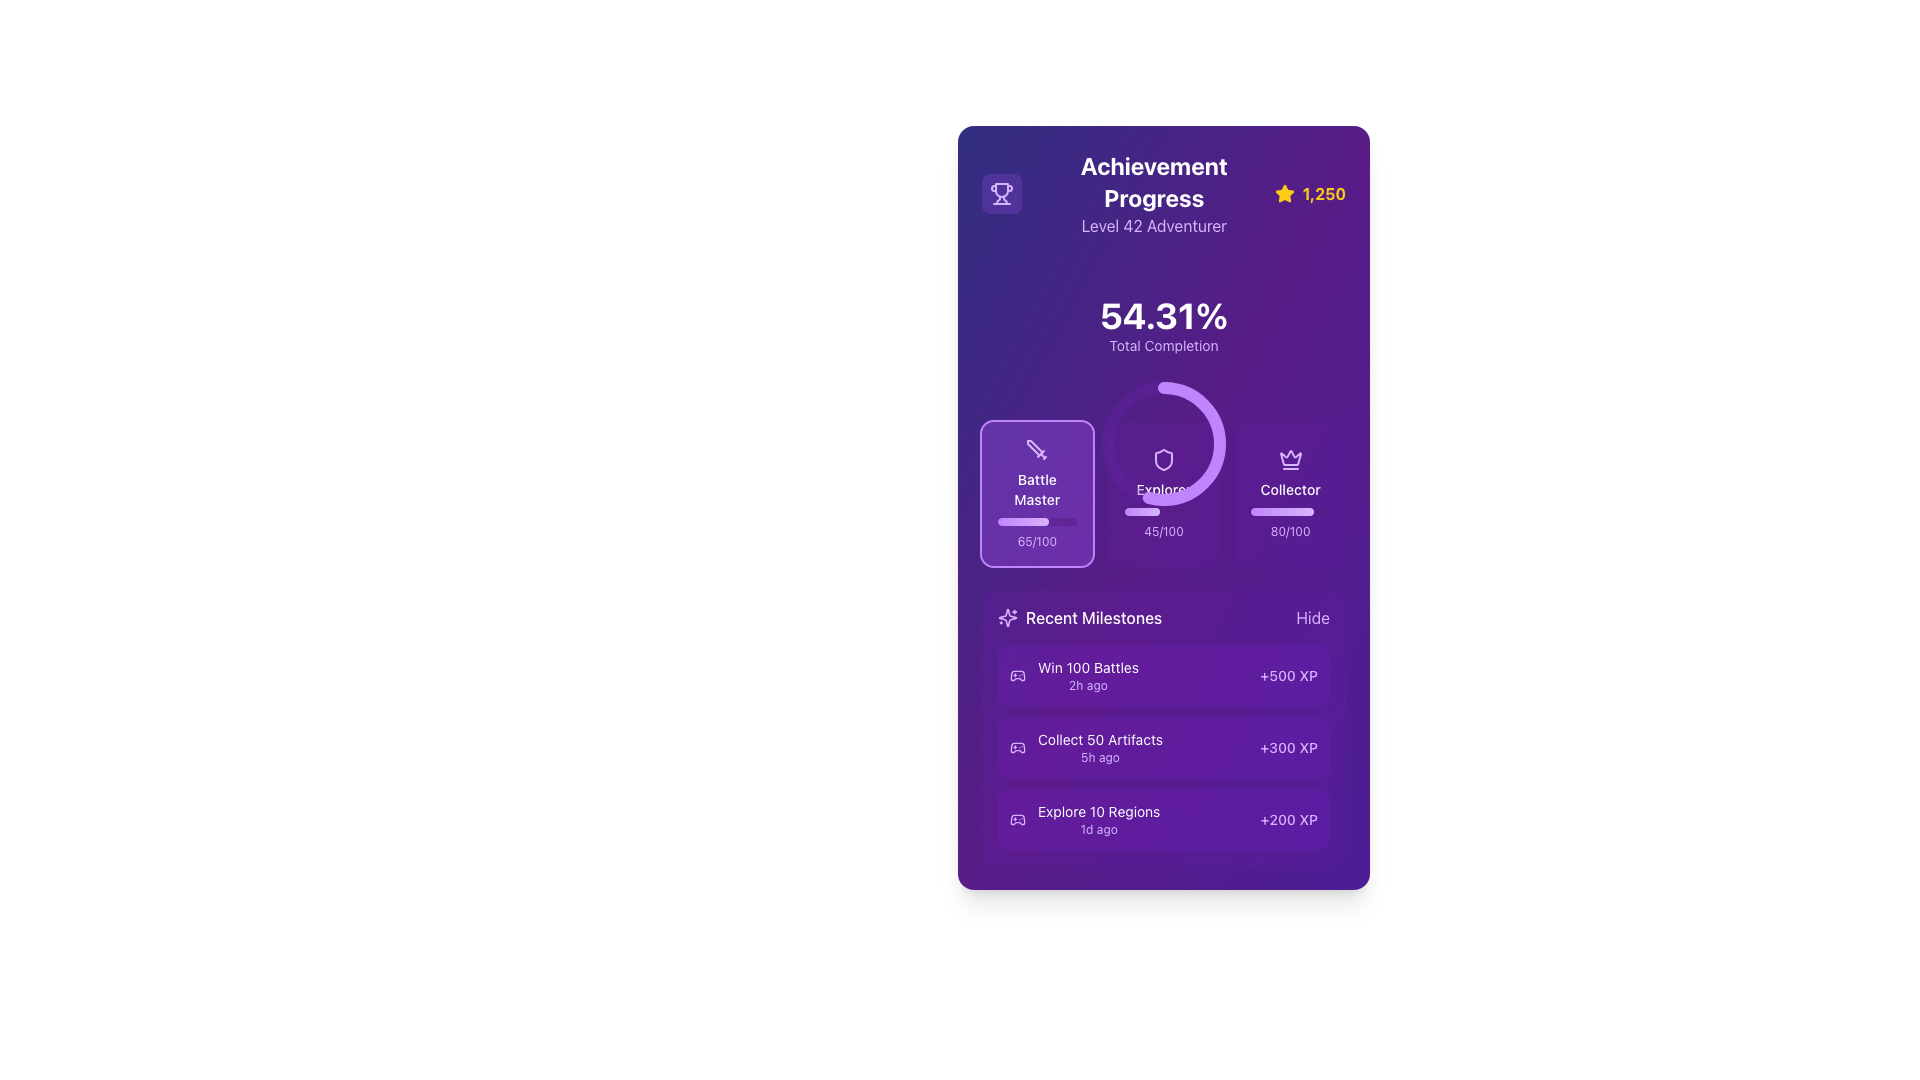 Image resolution: width=1920 pixels, height=1080 pixels. I want to click on the first list item in the 'Recent Milestones' section that represents the milestone 'Win 100 Battles' for more details, so click(1073, 675).